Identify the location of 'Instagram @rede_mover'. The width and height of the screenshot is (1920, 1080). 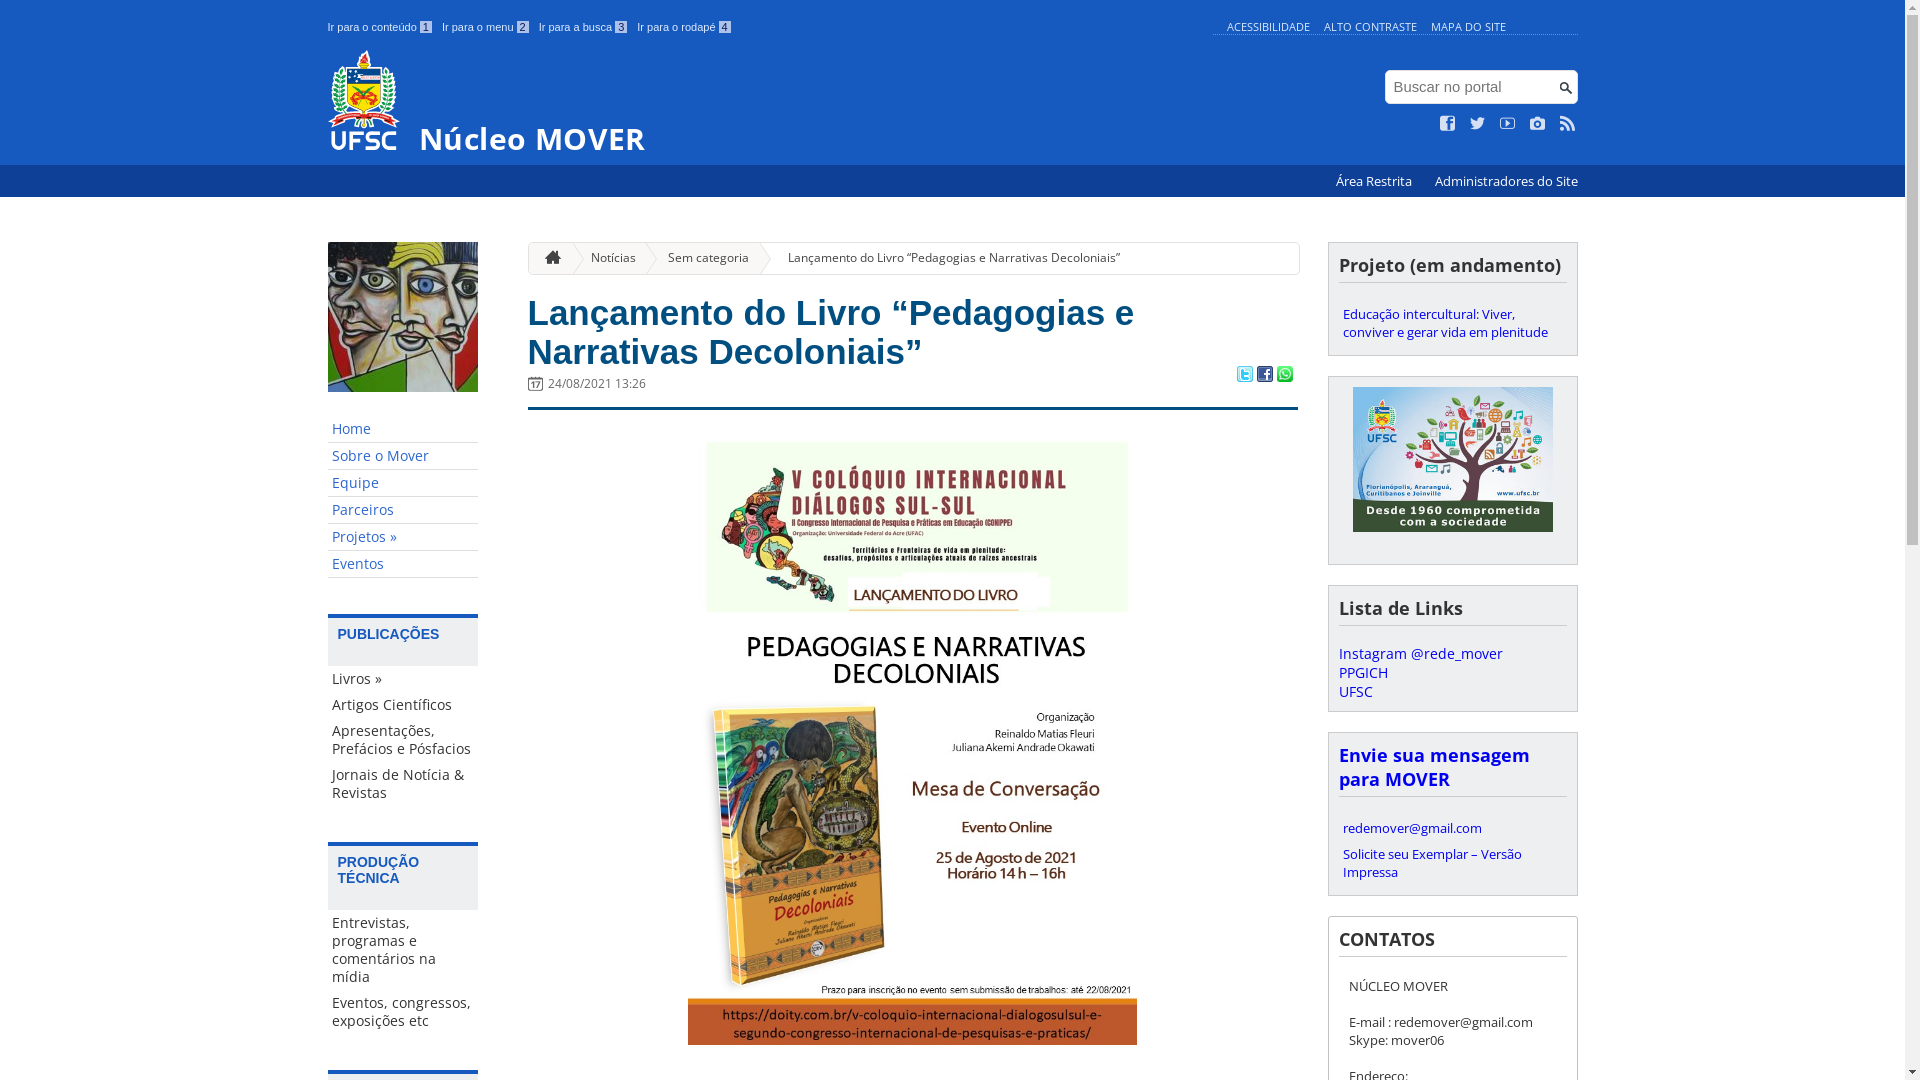
(1419, 653).